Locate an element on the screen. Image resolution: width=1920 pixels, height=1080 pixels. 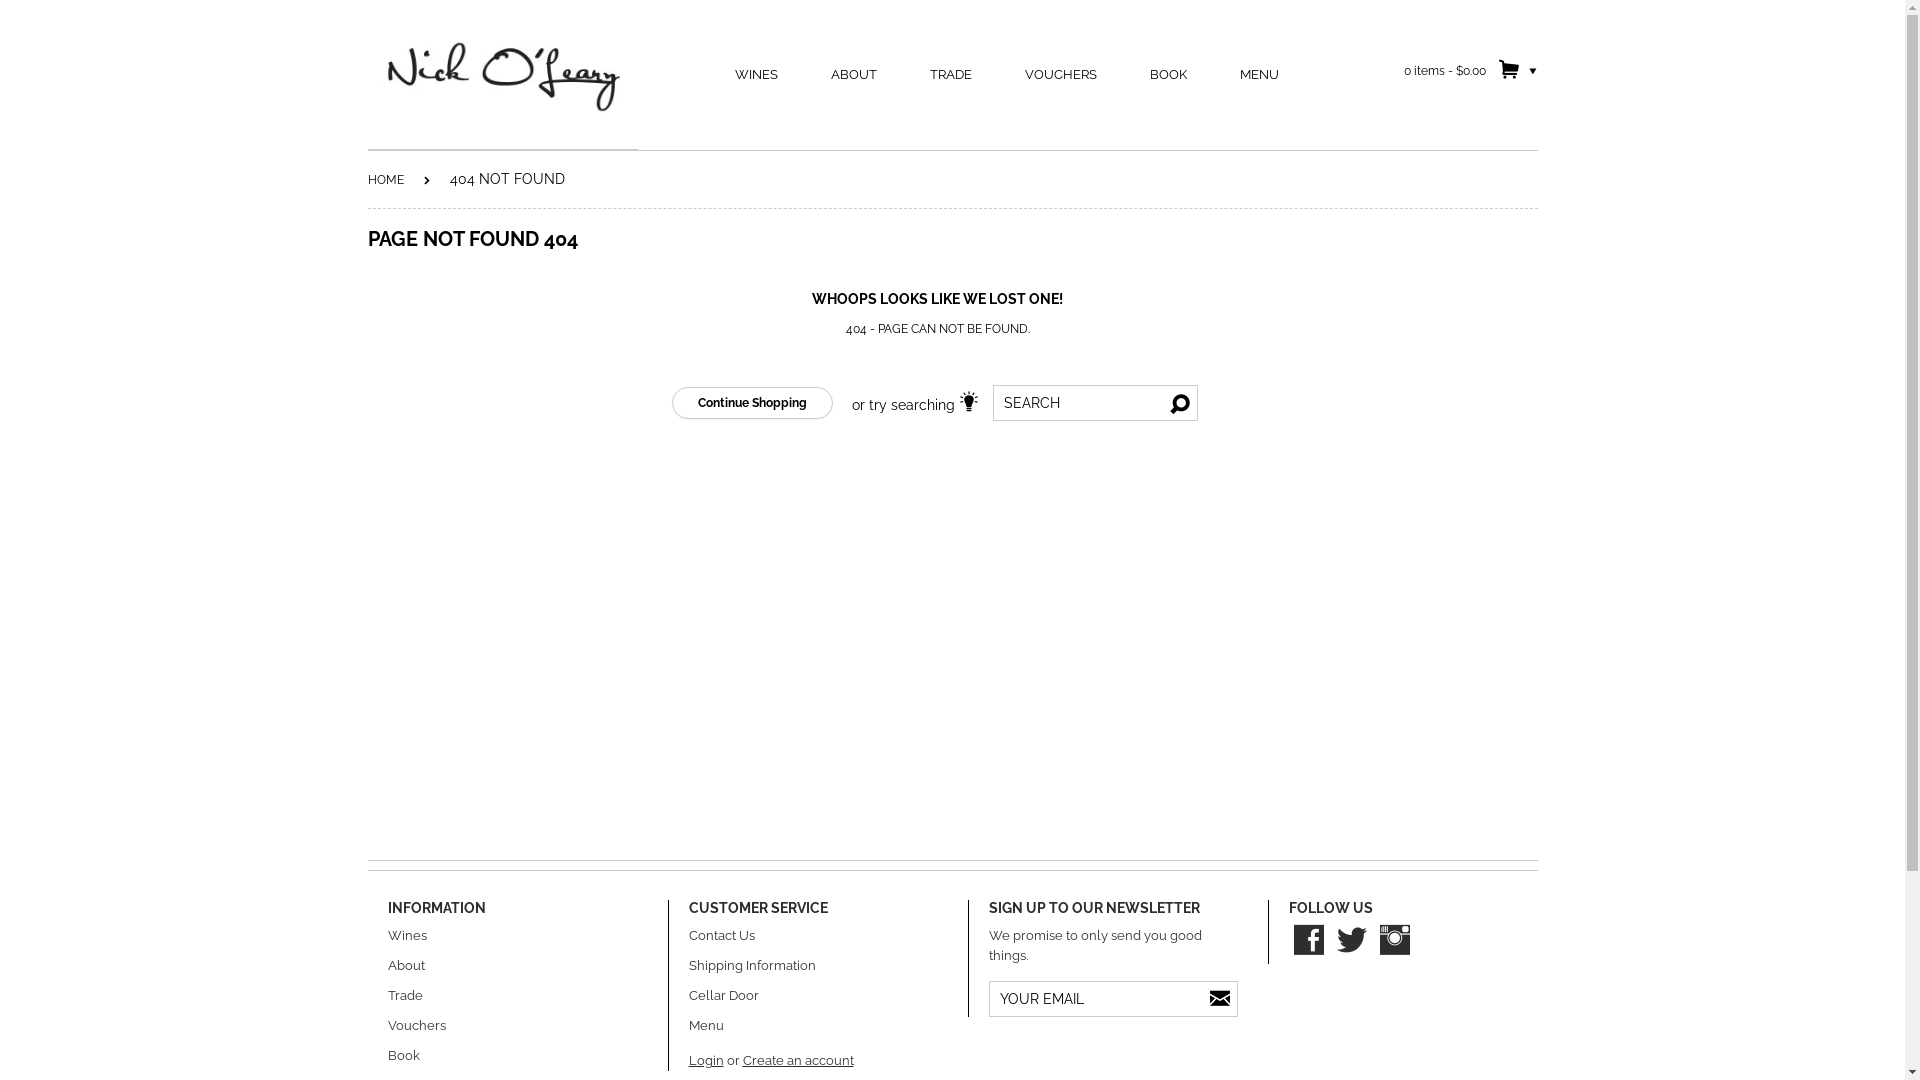
'Nick O'Leary Wines' is located at coordinates (503, 75).